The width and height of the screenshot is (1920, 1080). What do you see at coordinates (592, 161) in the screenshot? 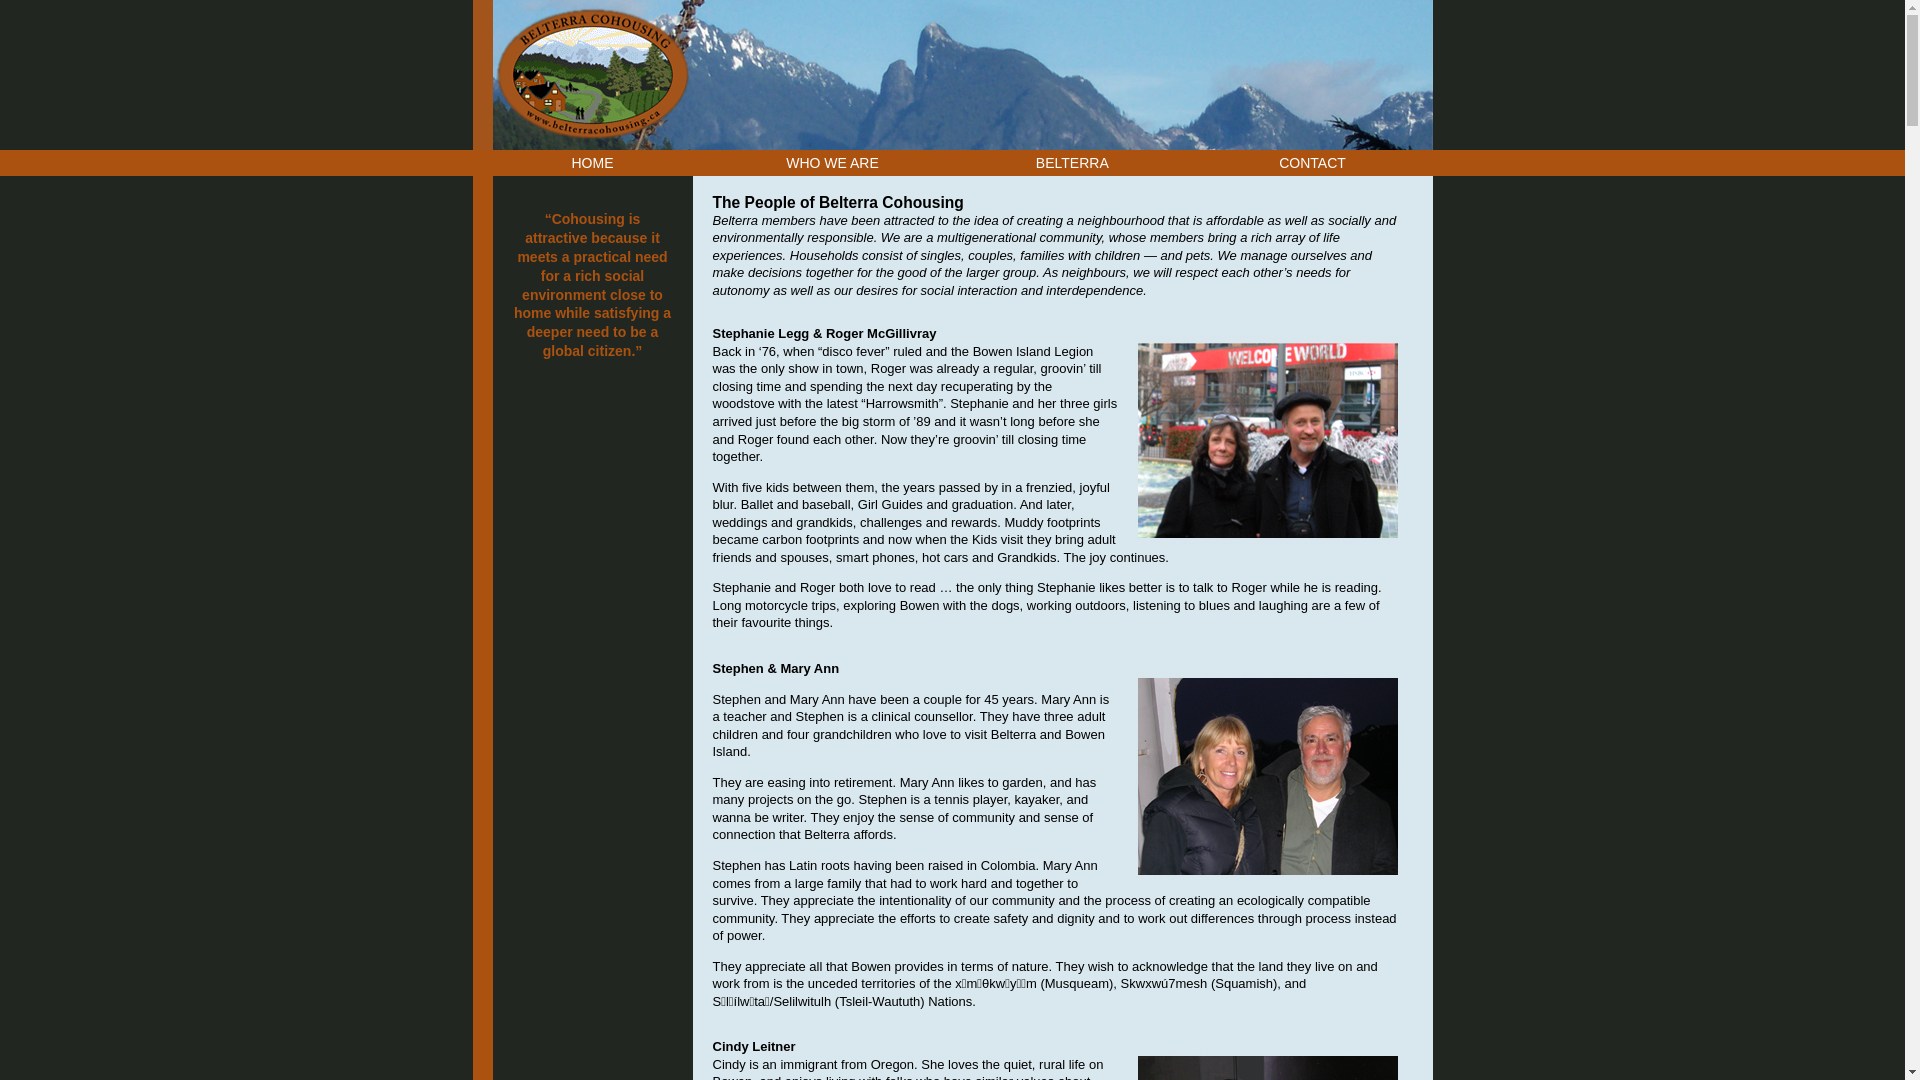
I see `'HOME'` at bounding box center [592, 161].